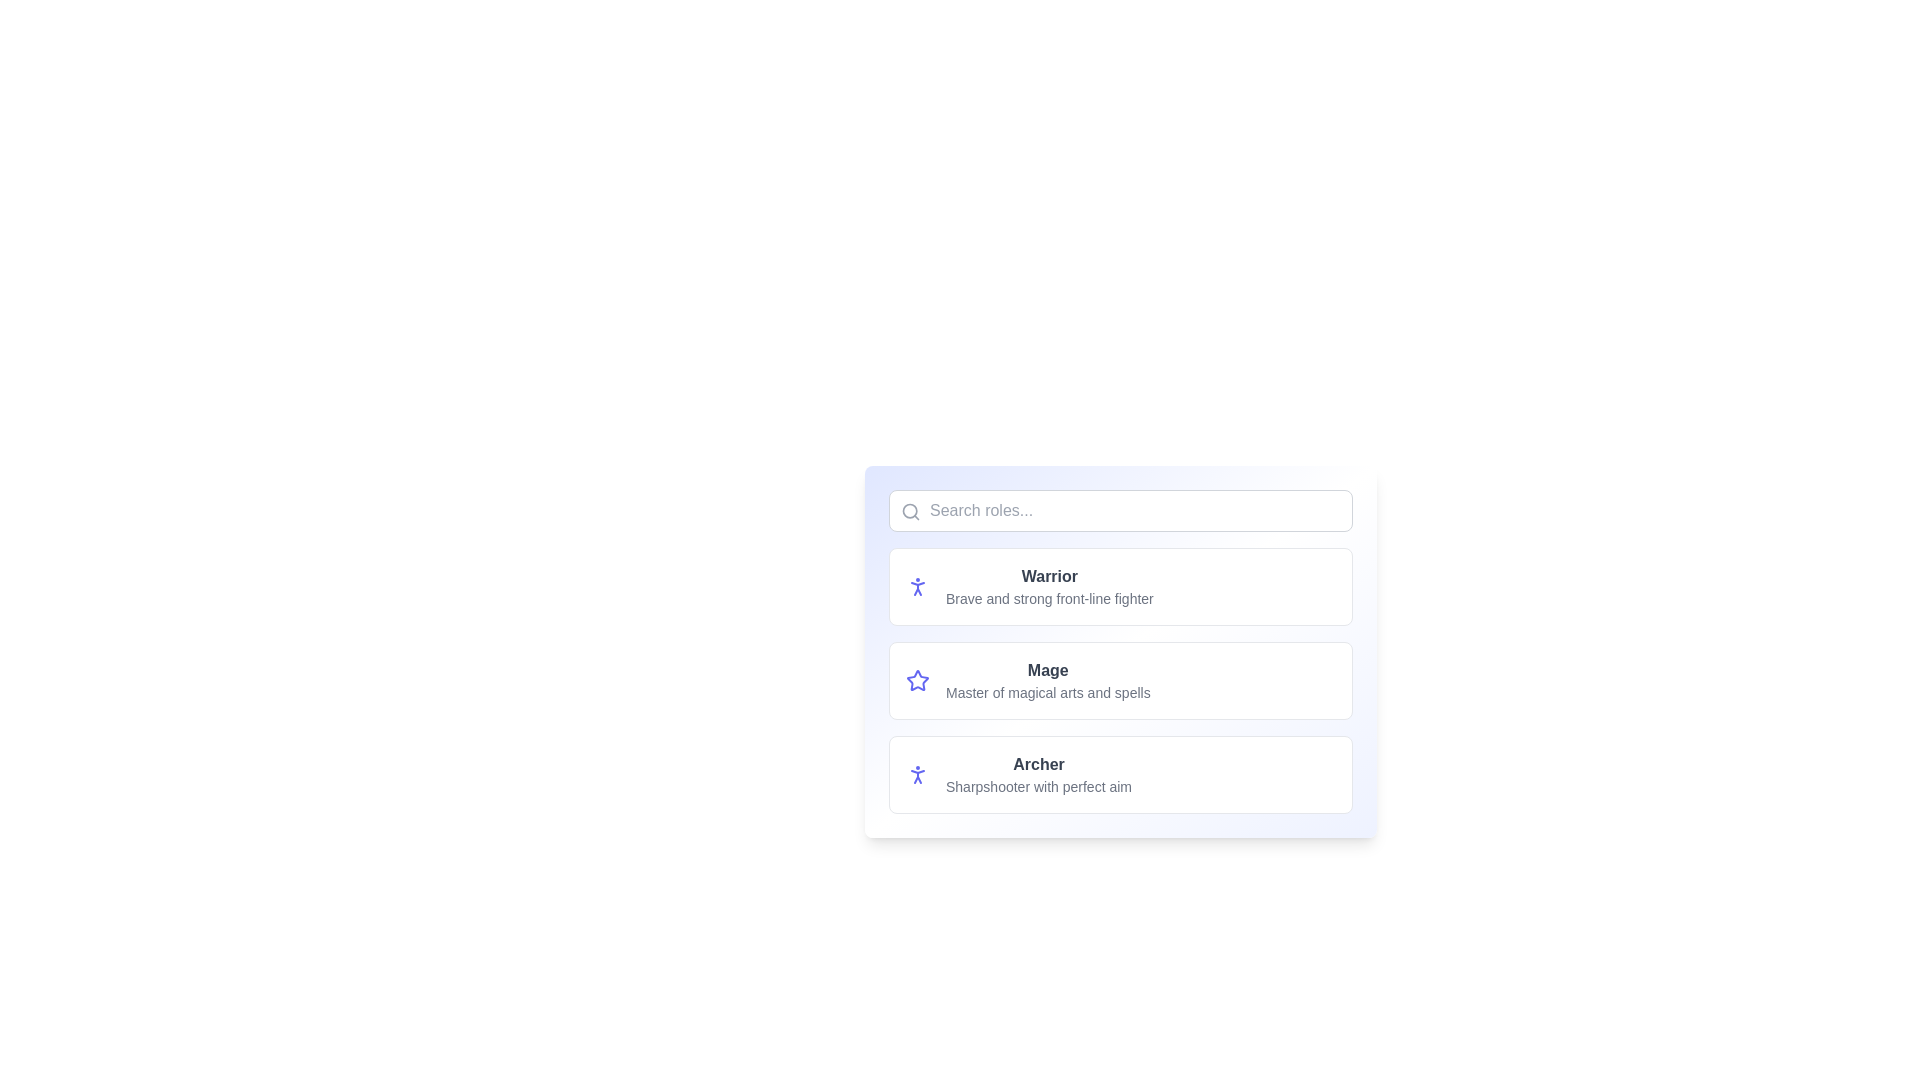  I want to click on the text label displaying 'Master of magical arts and spells', which is styled in a smaller font size and light gray color, located below the word 'Mage', so click(1047, 692).